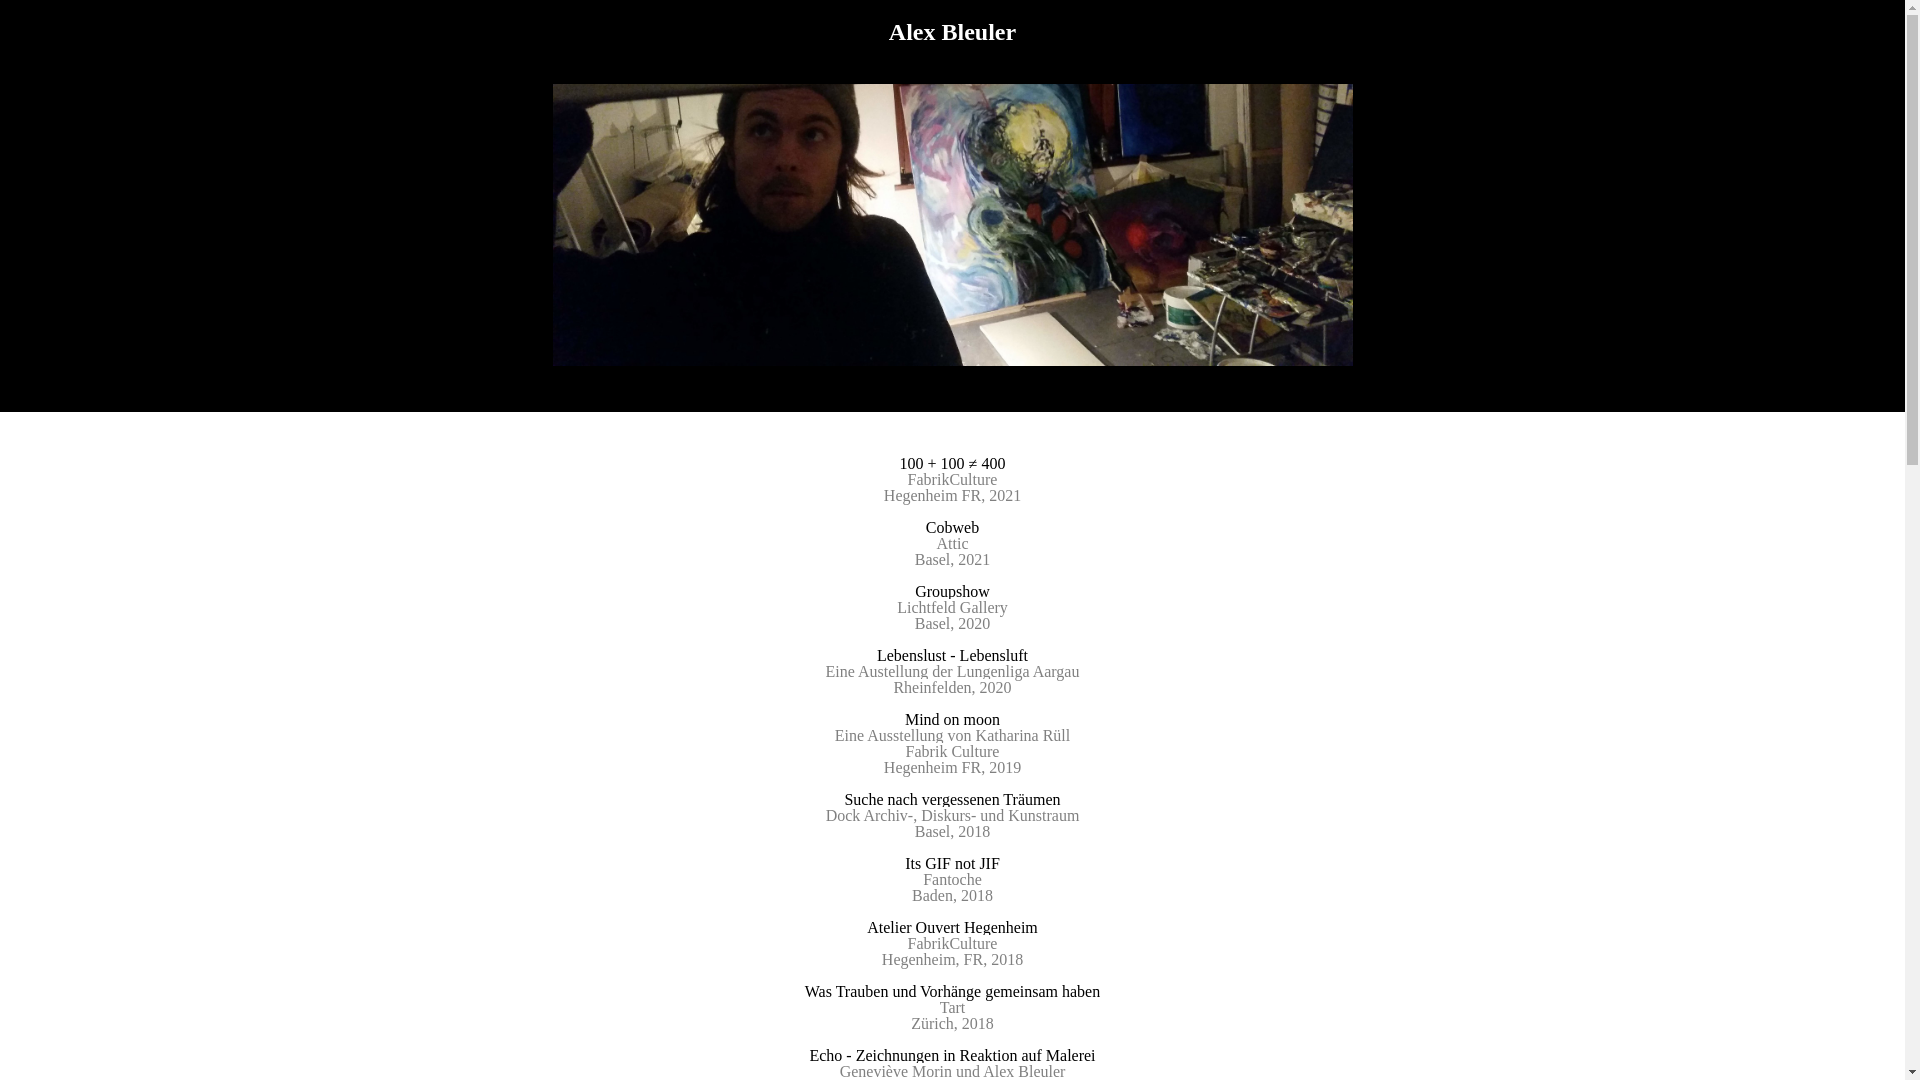  Describe the element at coordinates (951, 718) in the screenshot. I see `'Mind on moon'` at that location.